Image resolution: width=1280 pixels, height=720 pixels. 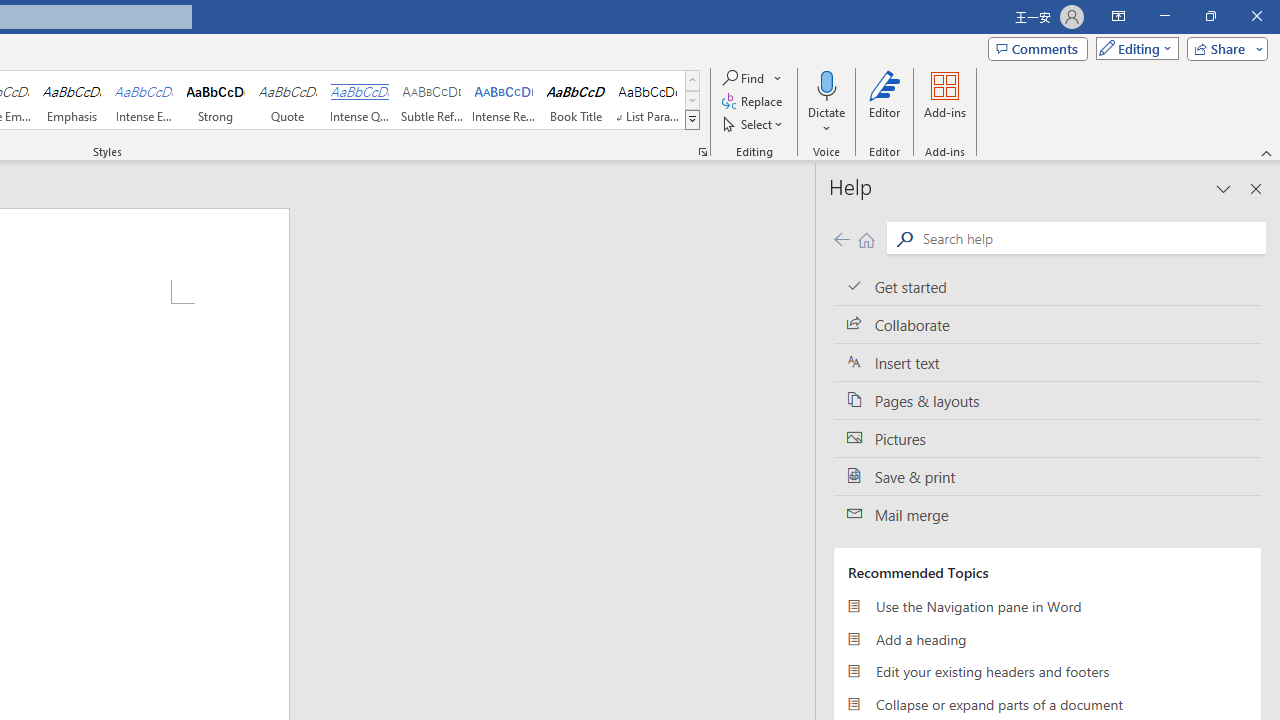 I want to click on 'Mode', so click(x=1133, y=47).